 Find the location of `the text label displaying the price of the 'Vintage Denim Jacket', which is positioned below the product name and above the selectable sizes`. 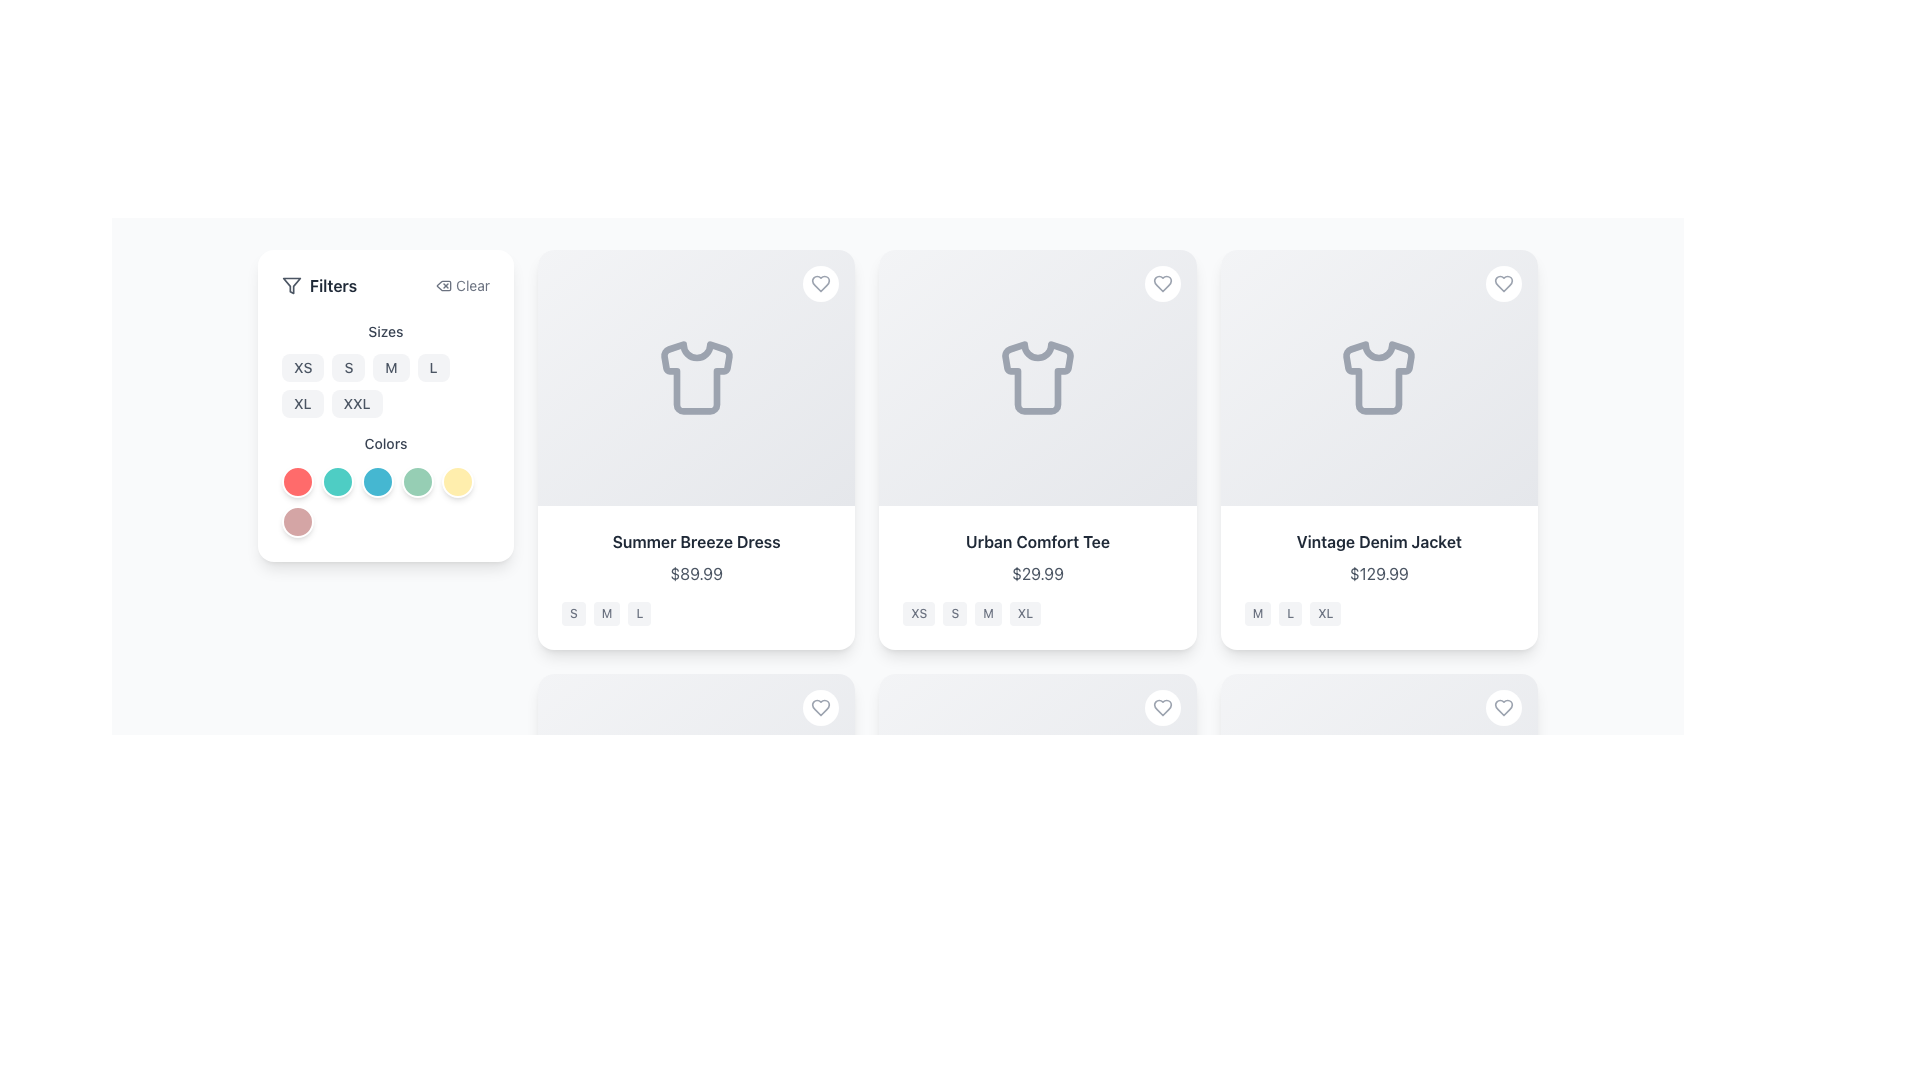

the text label displaying the price of the 'Vintage Denim Jacket', which is positioned below the product name and above the selectable sizes is located at coordinates (1378, 574).